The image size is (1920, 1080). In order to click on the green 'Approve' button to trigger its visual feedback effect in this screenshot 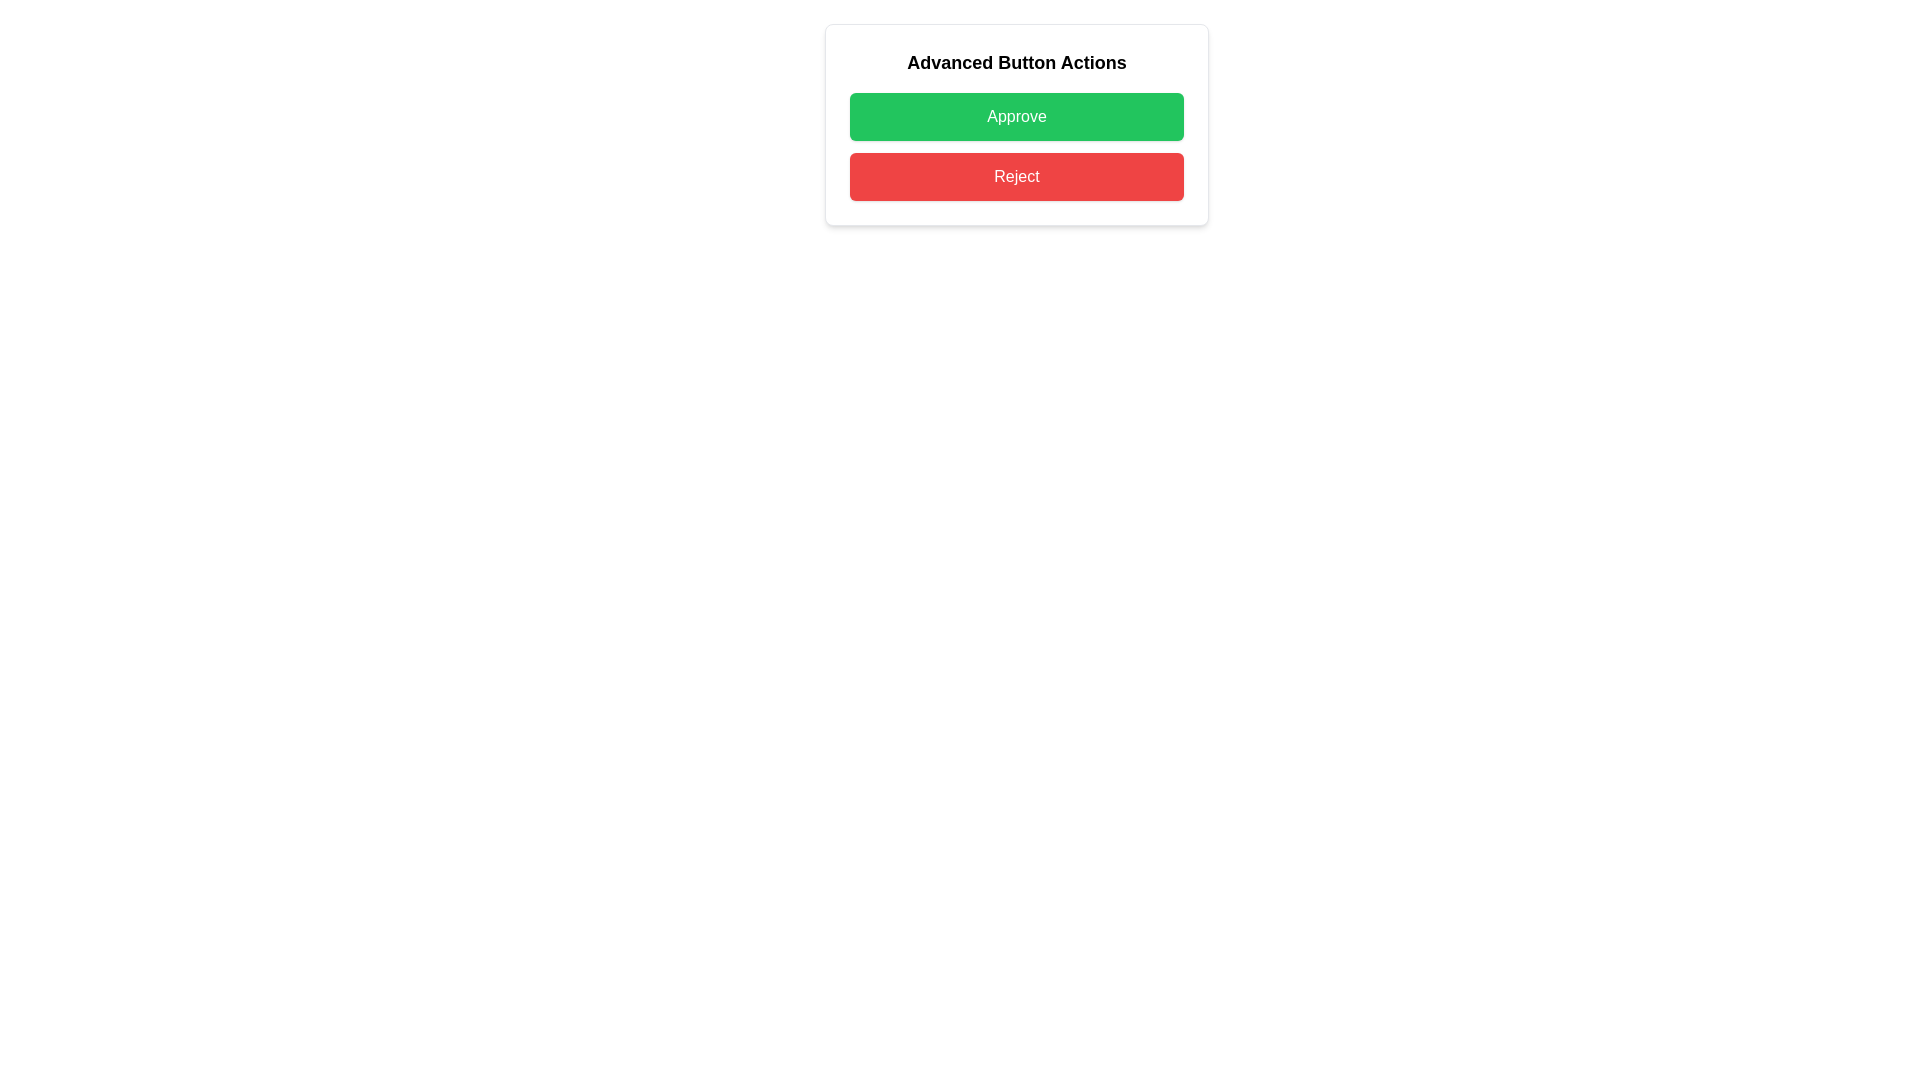, I will do `click(1017, 116)`.